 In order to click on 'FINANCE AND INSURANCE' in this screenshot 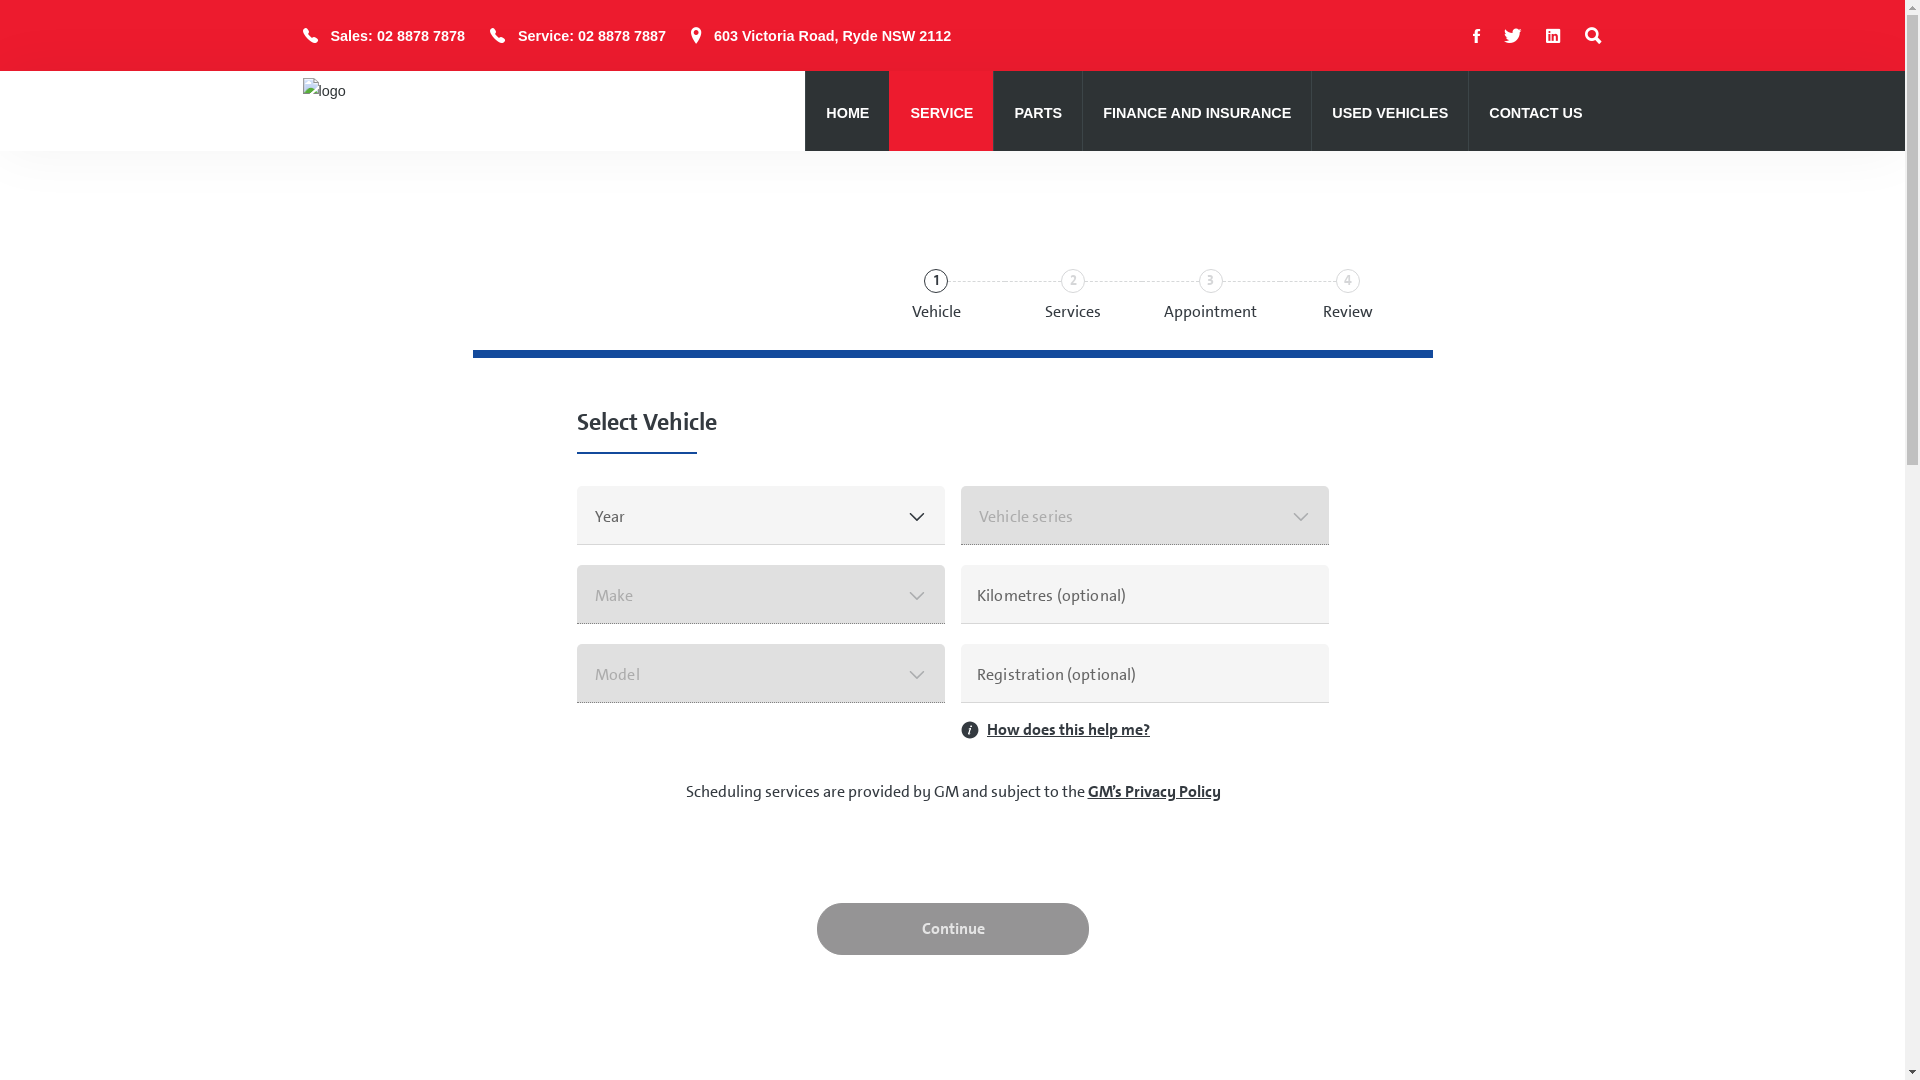, I will do `click(1196, 113)`.